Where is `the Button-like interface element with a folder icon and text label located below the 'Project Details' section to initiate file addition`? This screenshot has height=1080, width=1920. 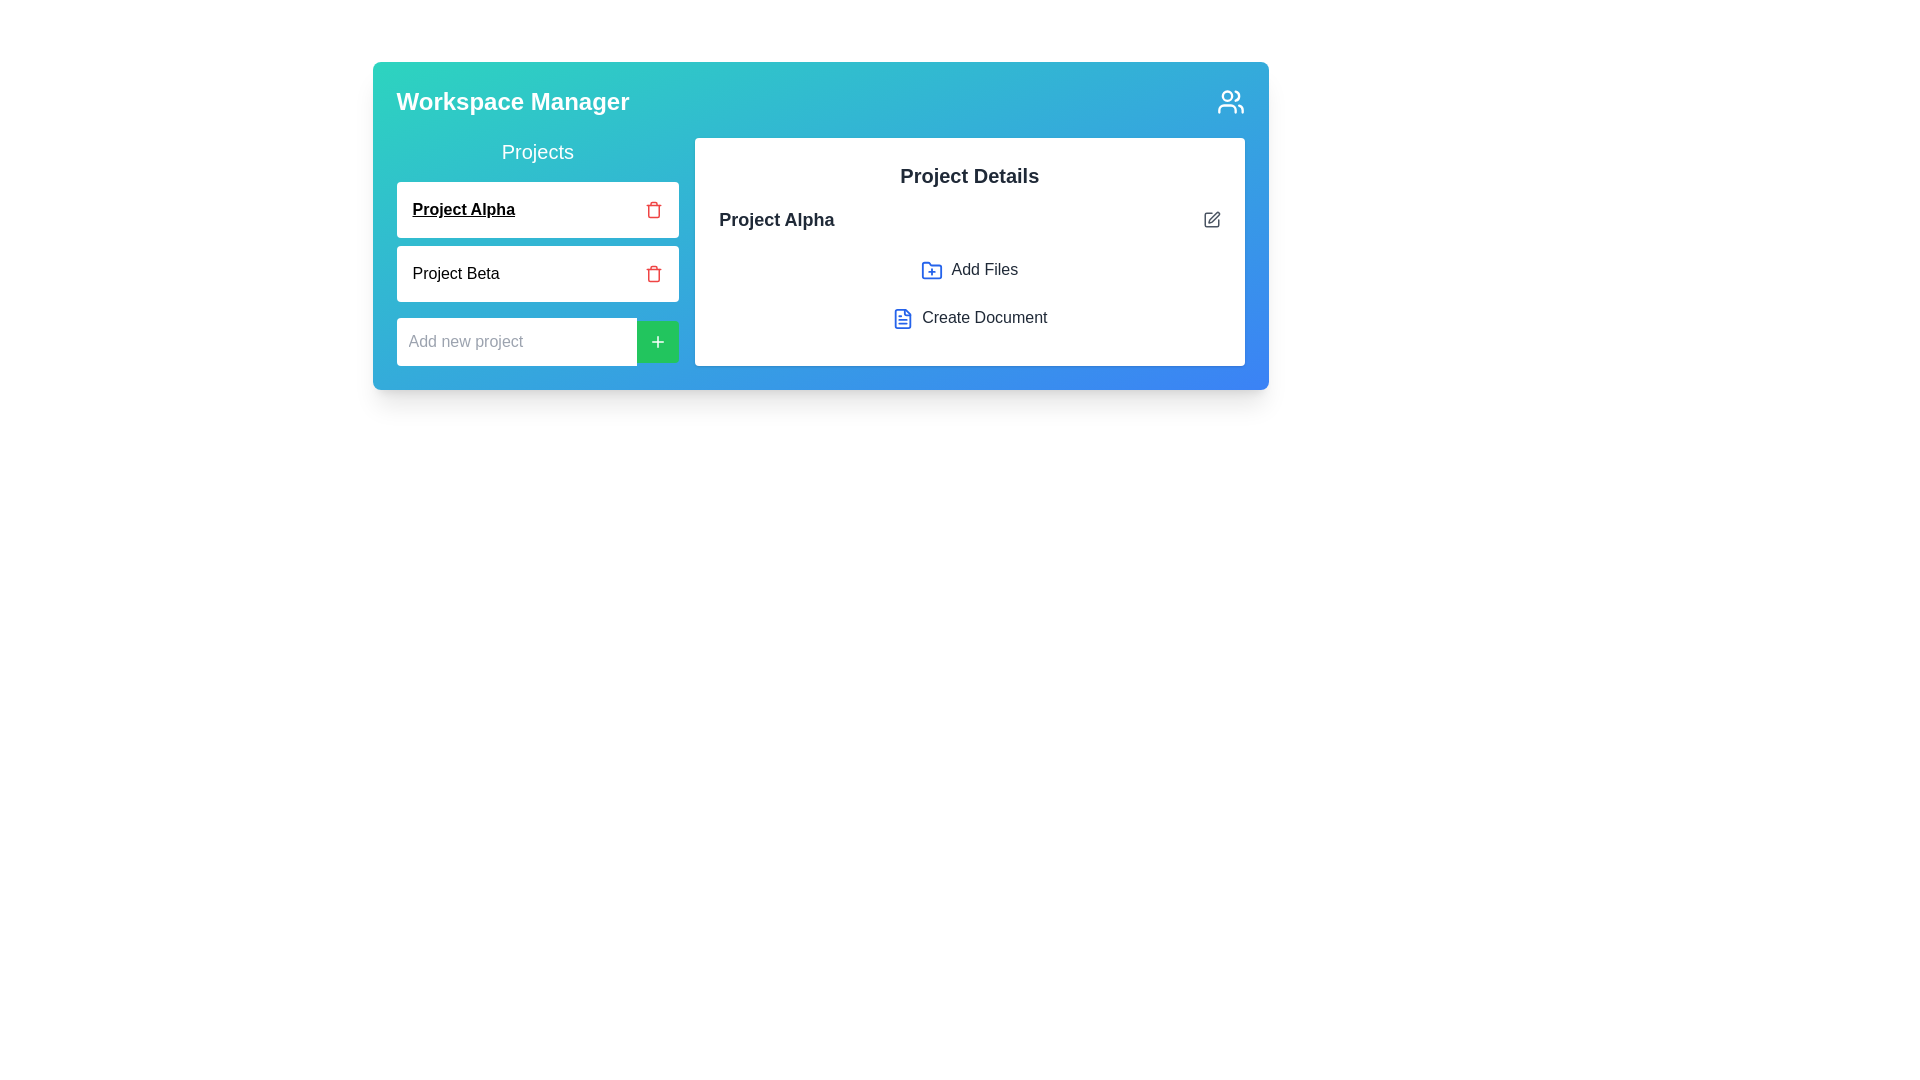 the Button-like interface element with a folder icon and text label located below the 'Project Details' section to initiate file addition is located at coordinates (969, 270).